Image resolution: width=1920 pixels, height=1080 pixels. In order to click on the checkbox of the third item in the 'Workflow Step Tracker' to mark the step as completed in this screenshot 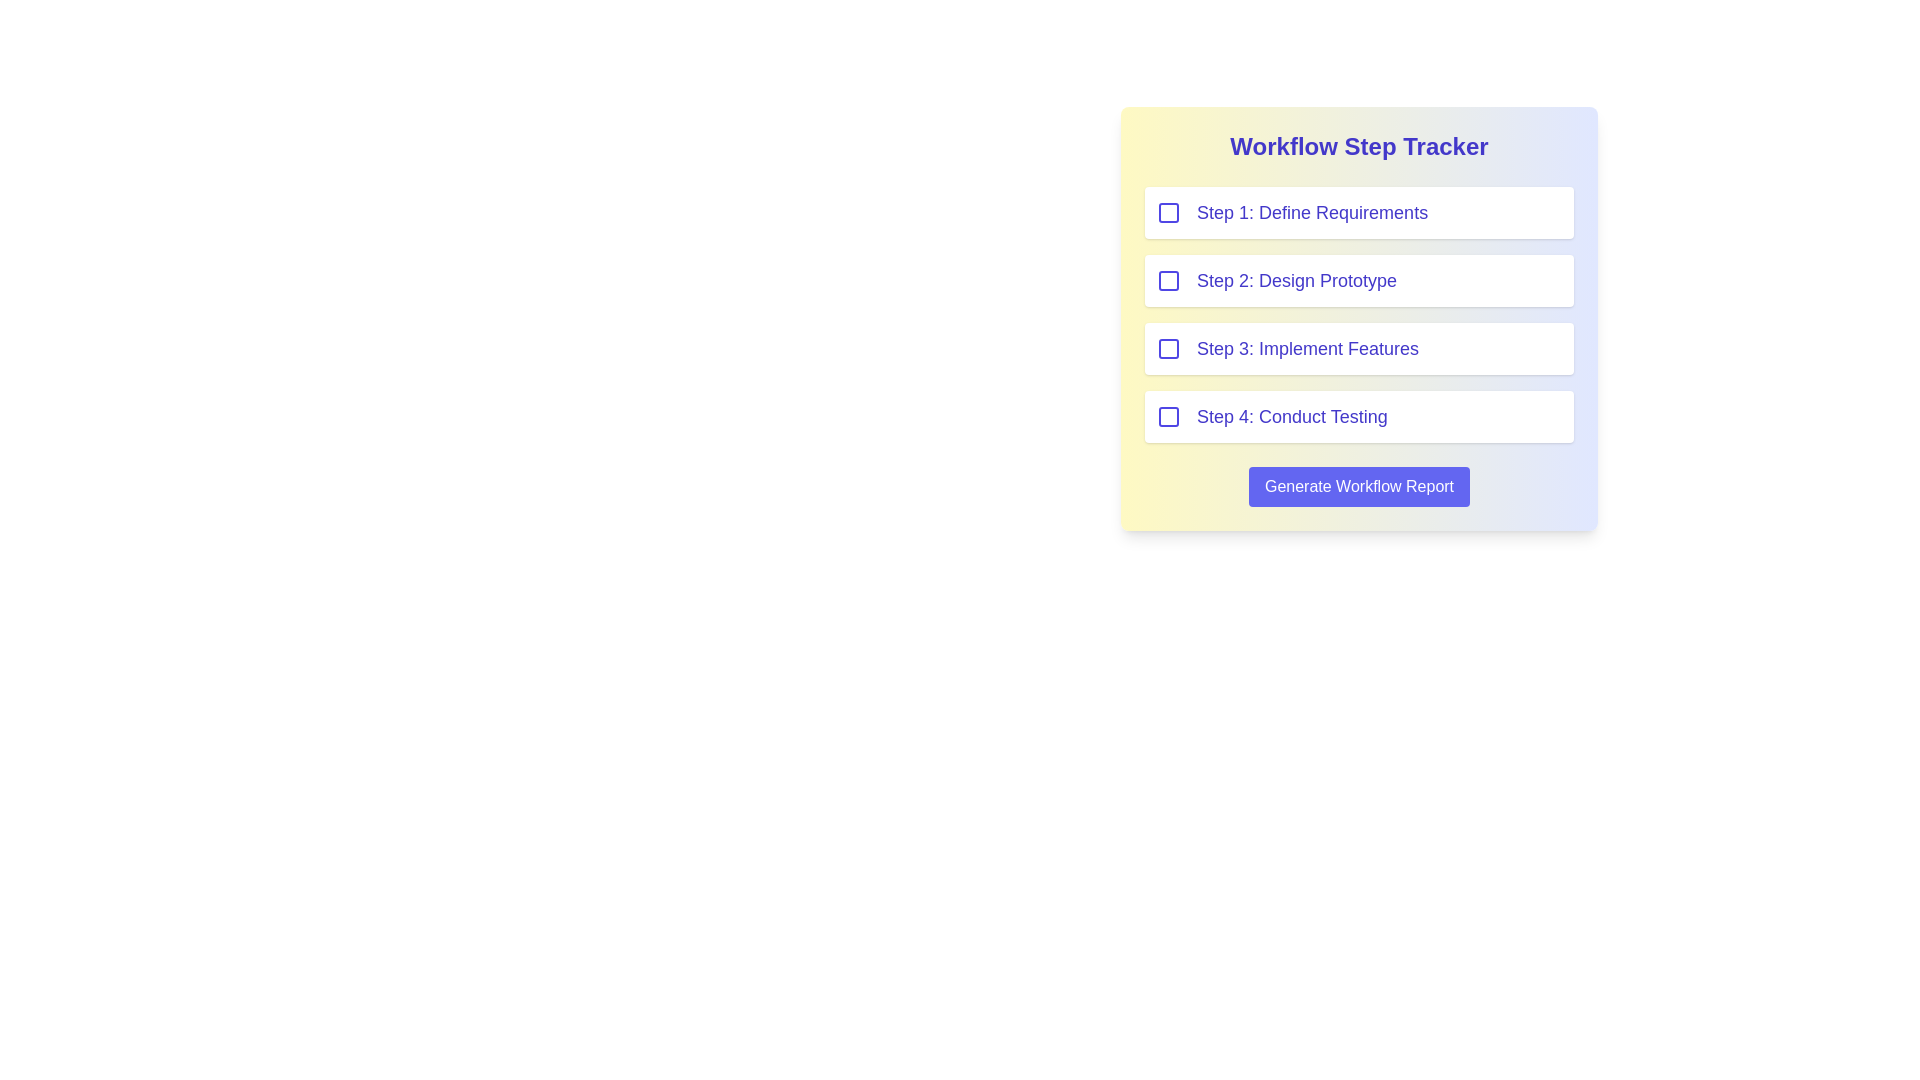, I will do `click(1359, 347)`.